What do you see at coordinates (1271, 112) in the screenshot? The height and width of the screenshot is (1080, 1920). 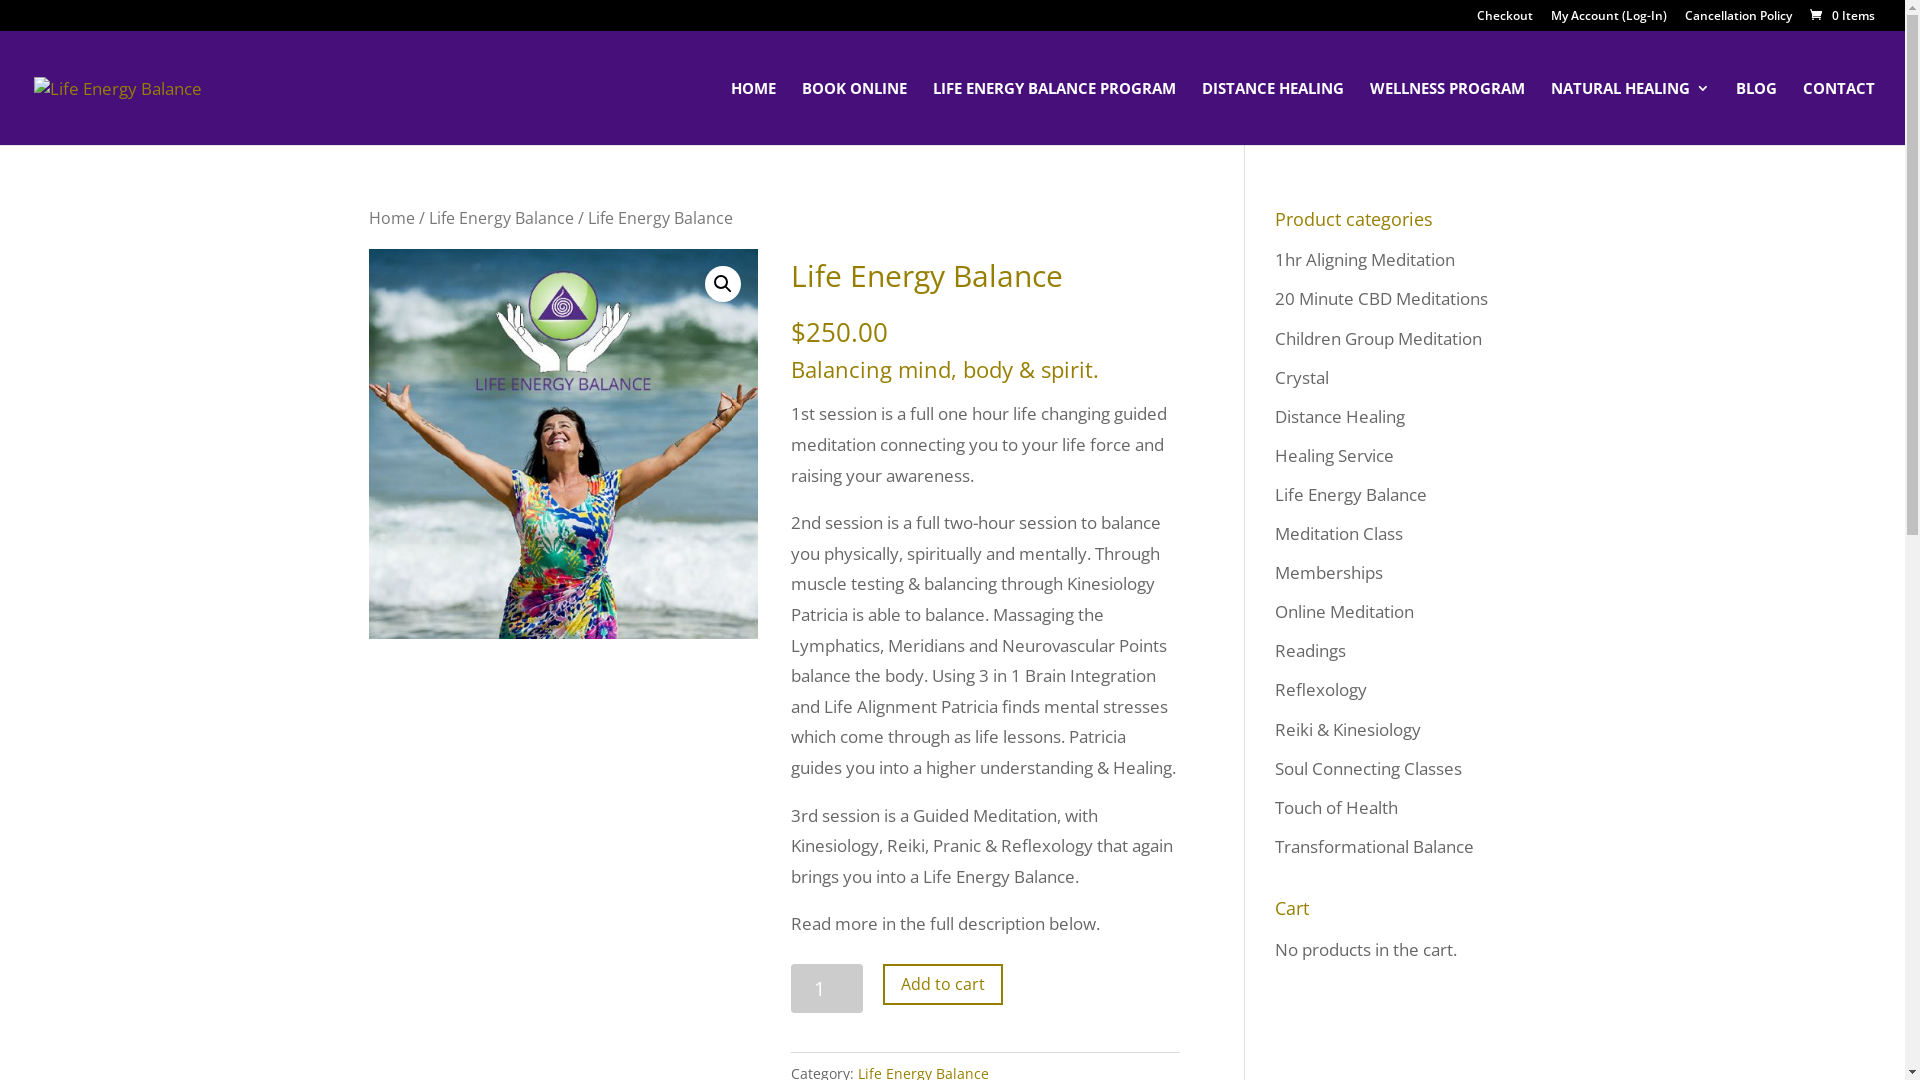 I see `'DISTANCE HEALING'` at bounding box center [1271, 112].